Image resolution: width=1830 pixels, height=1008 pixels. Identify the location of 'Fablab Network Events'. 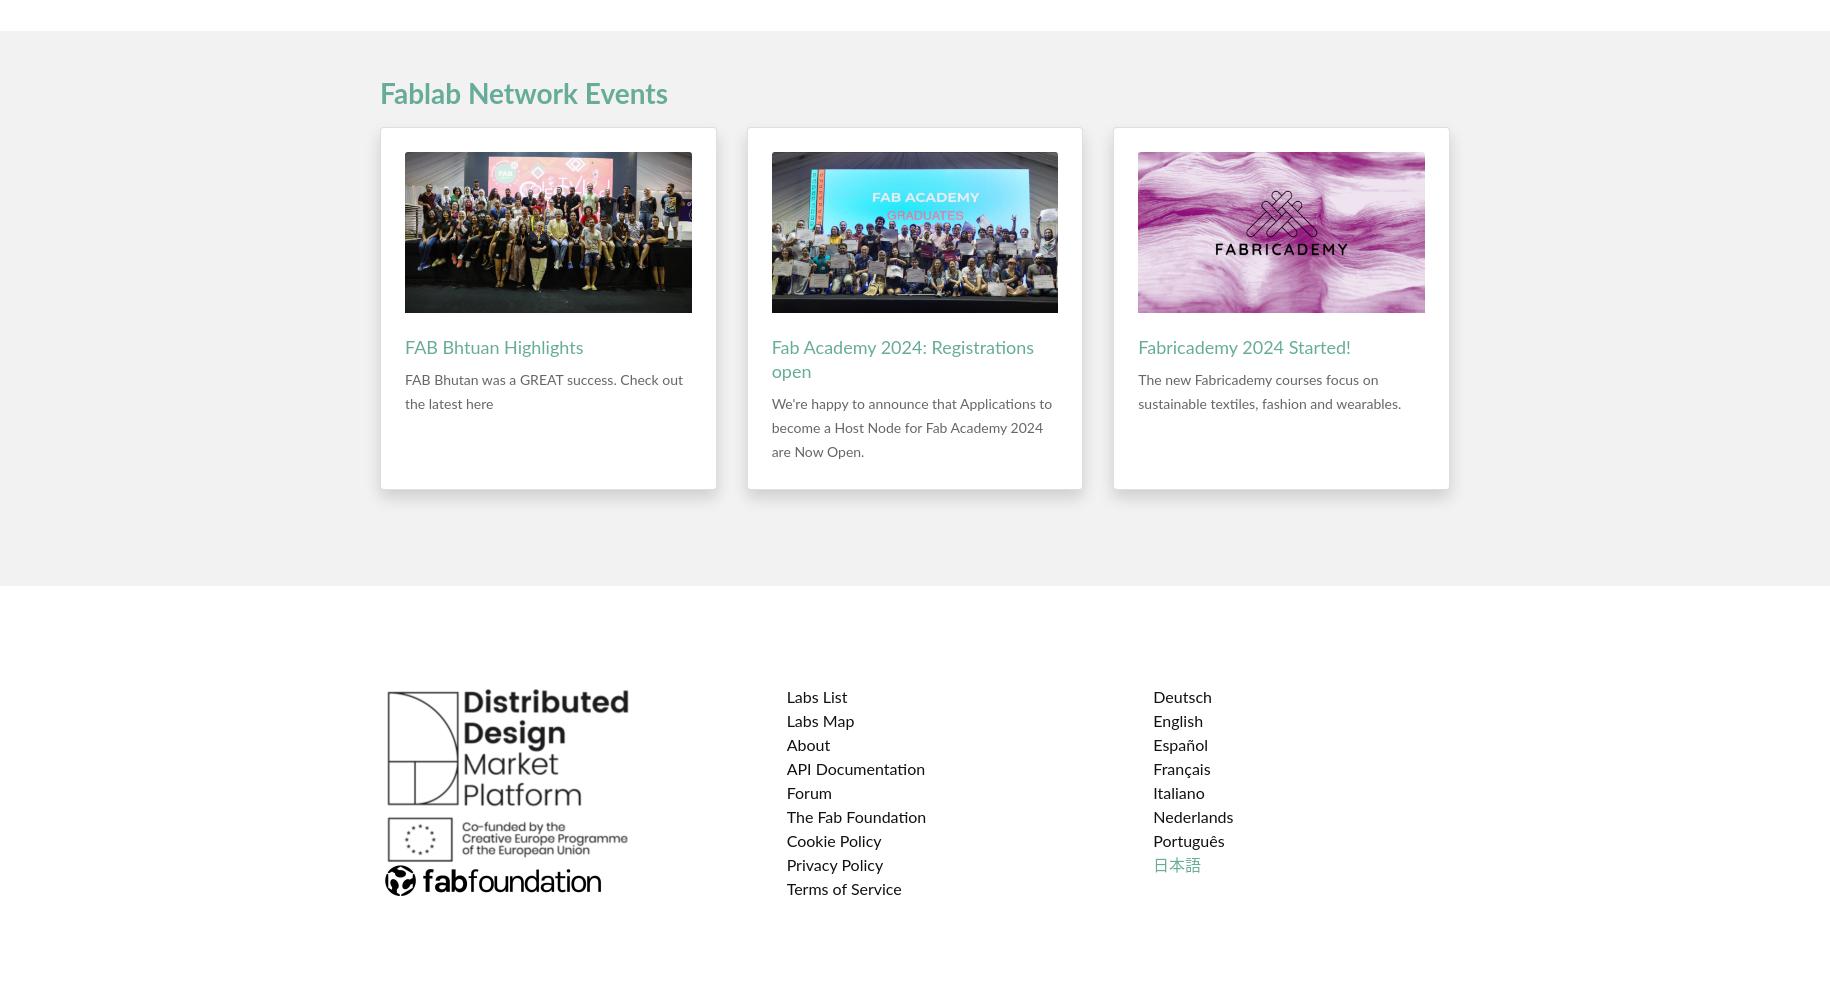
(523, 94).